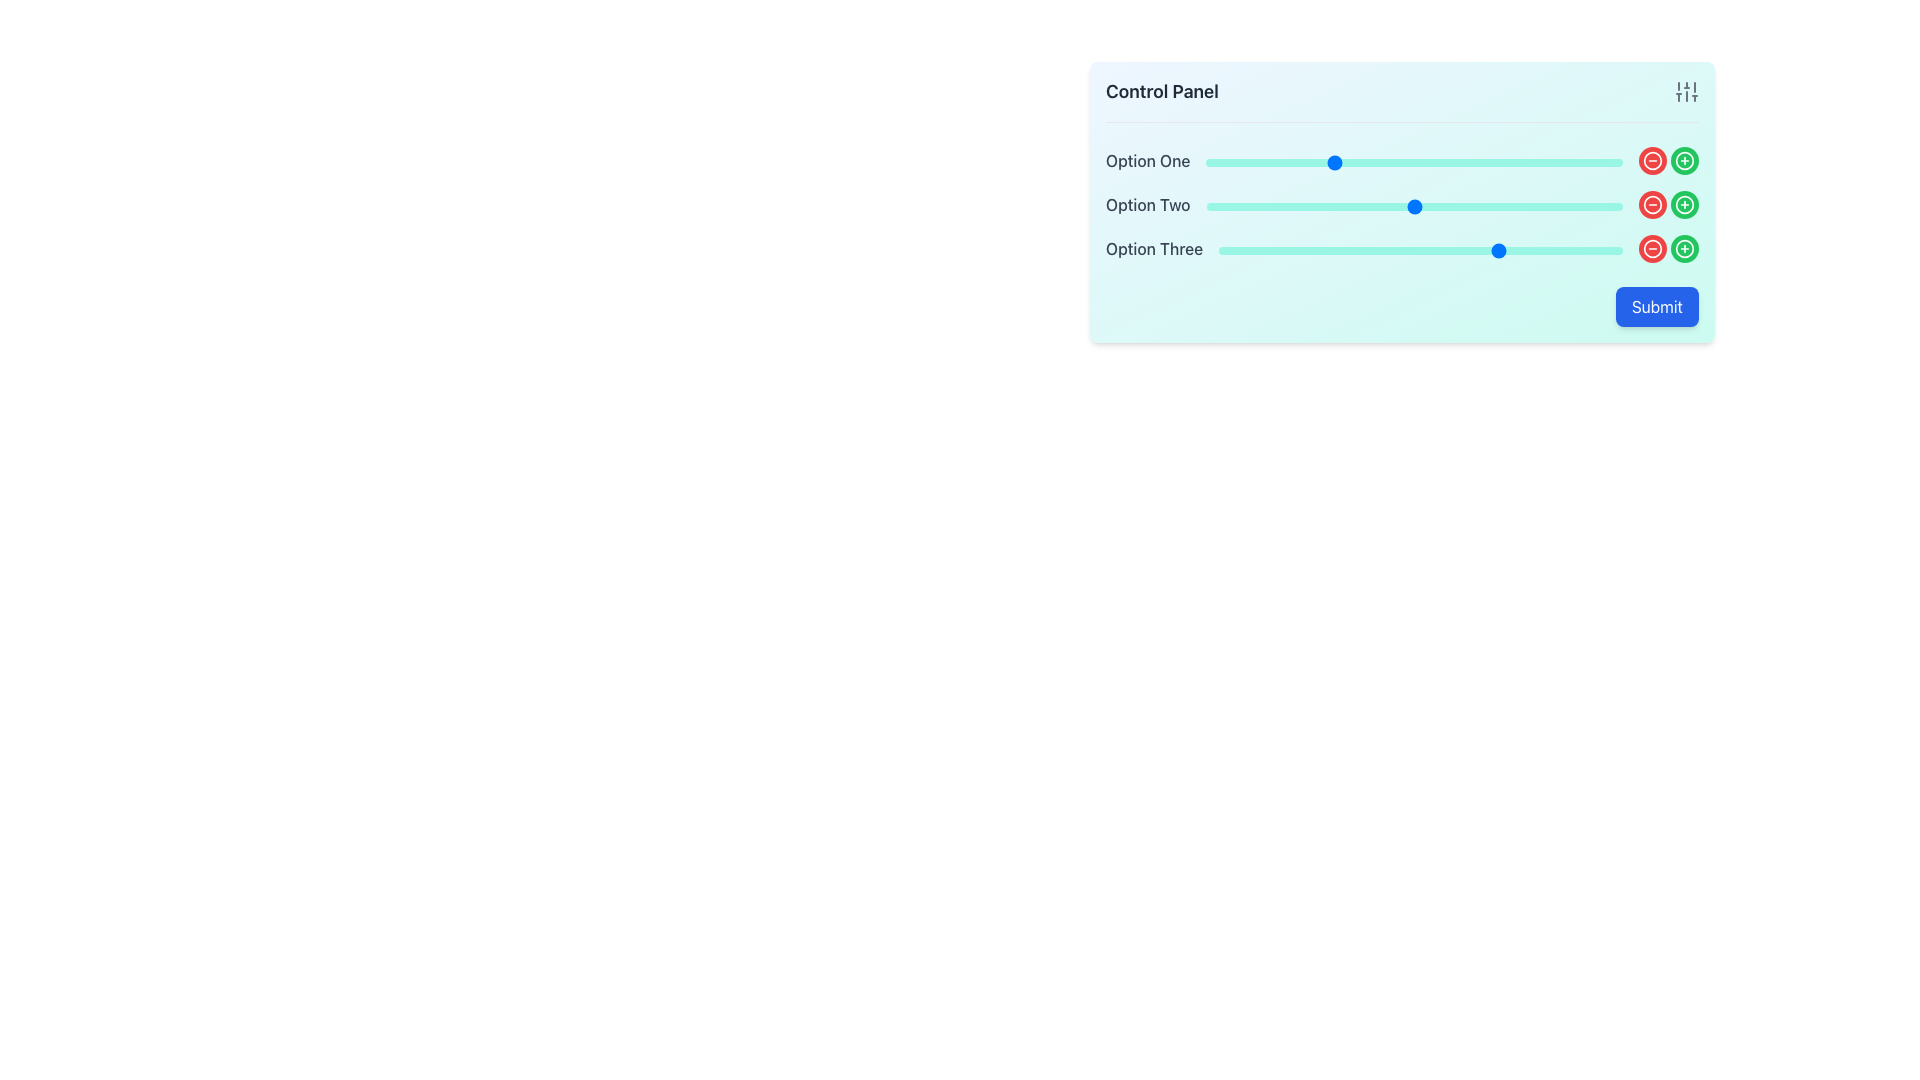 Image resolution: width=1920 pixels, height=1080 pixels. What do you see at coordinates (1295, 249) in the screenshot?
I see `the slider for 'Option Three'` at bounding box center [1295, 249].